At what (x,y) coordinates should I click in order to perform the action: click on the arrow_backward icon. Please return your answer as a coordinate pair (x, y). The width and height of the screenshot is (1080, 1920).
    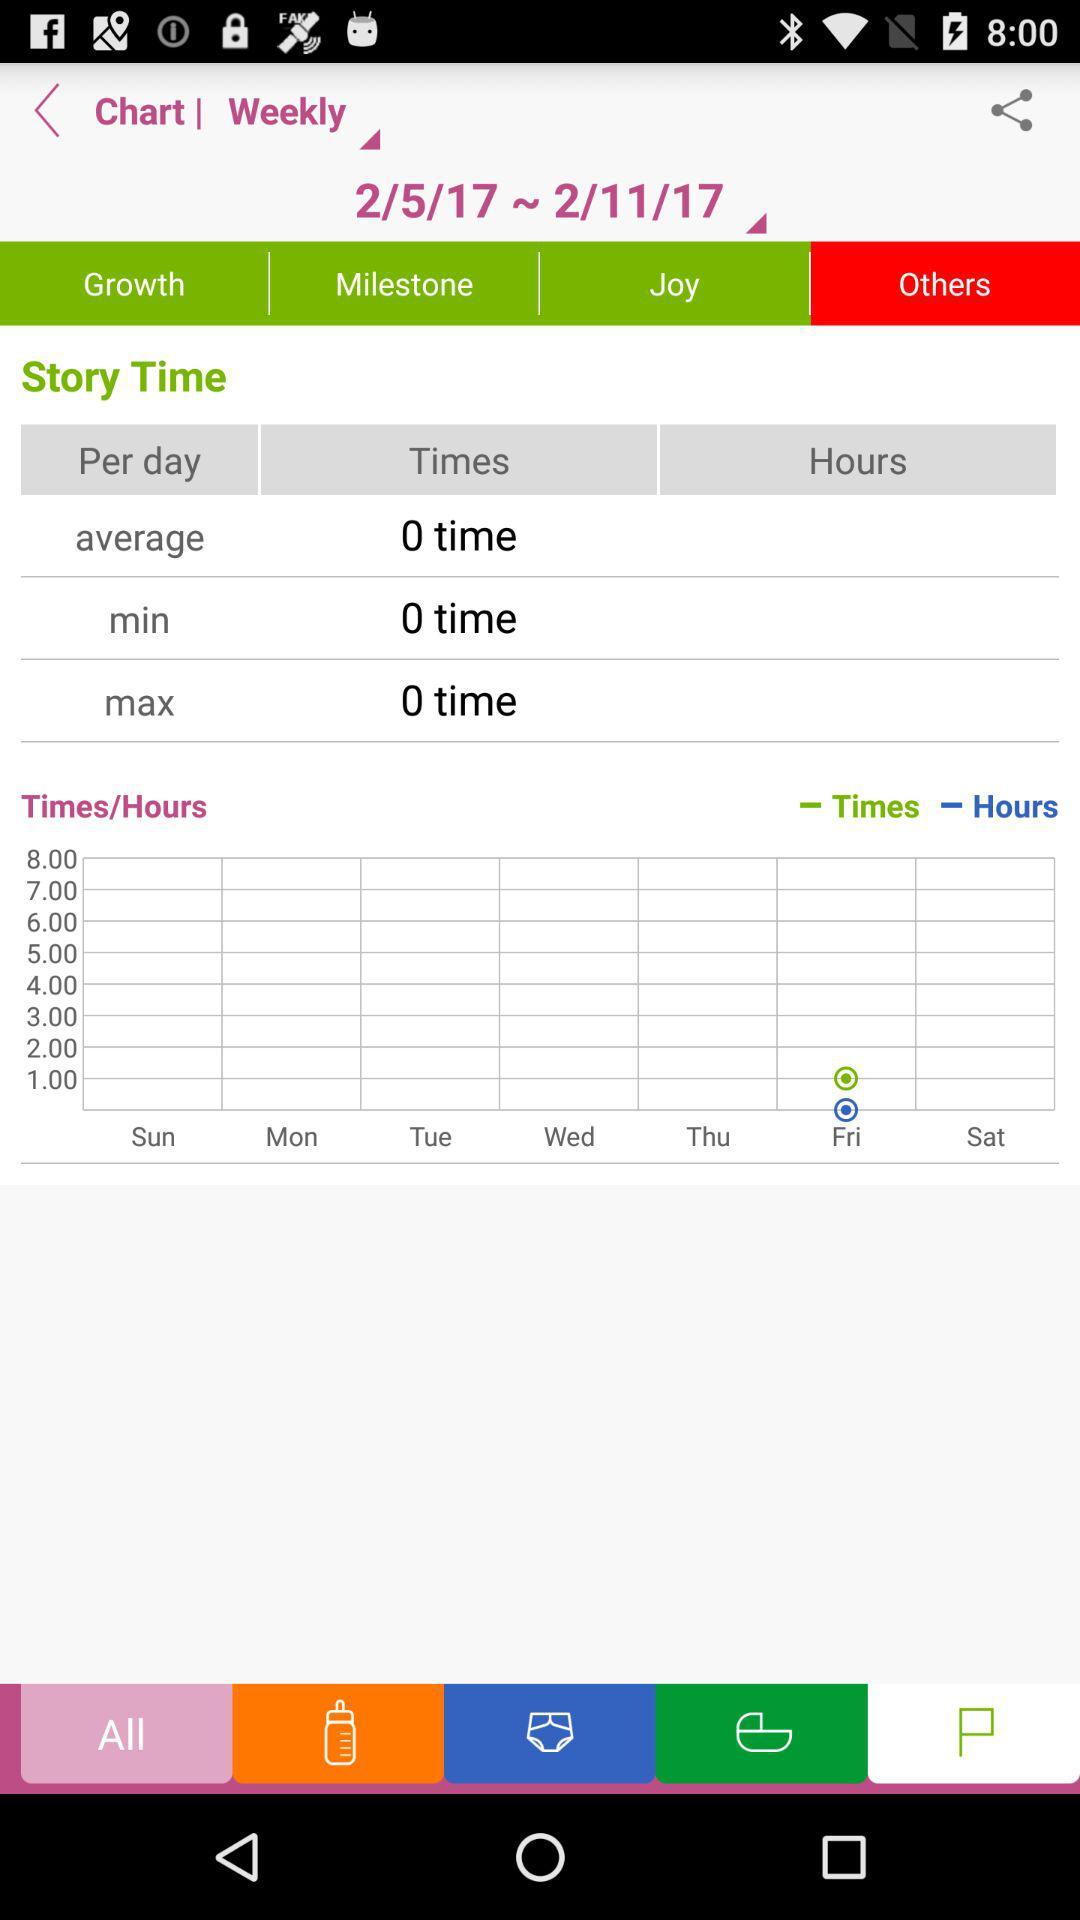
    Looking at the image, I should click on (46, 117).